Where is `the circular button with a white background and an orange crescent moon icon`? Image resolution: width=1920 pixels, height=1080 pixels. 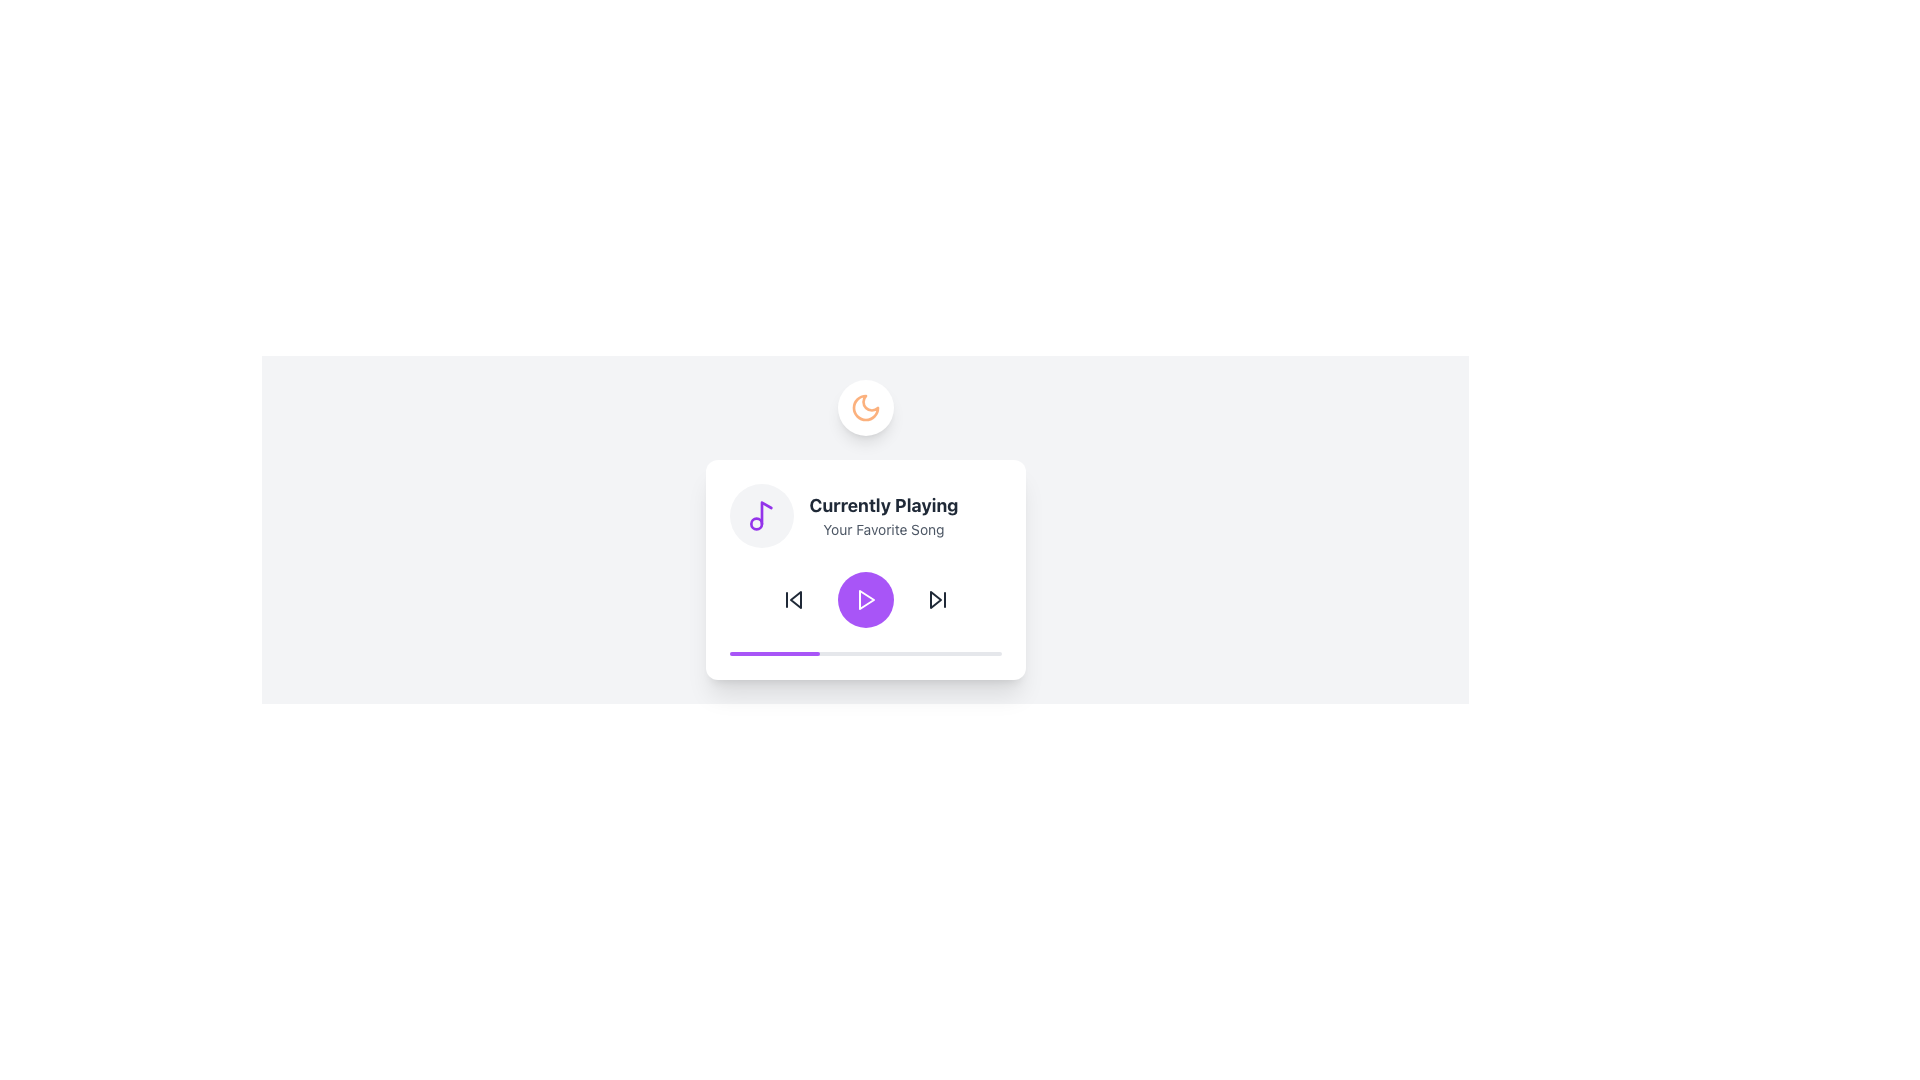 the circular button with a white background and an orange crescent moon icon is located at coordinates (865, 407).